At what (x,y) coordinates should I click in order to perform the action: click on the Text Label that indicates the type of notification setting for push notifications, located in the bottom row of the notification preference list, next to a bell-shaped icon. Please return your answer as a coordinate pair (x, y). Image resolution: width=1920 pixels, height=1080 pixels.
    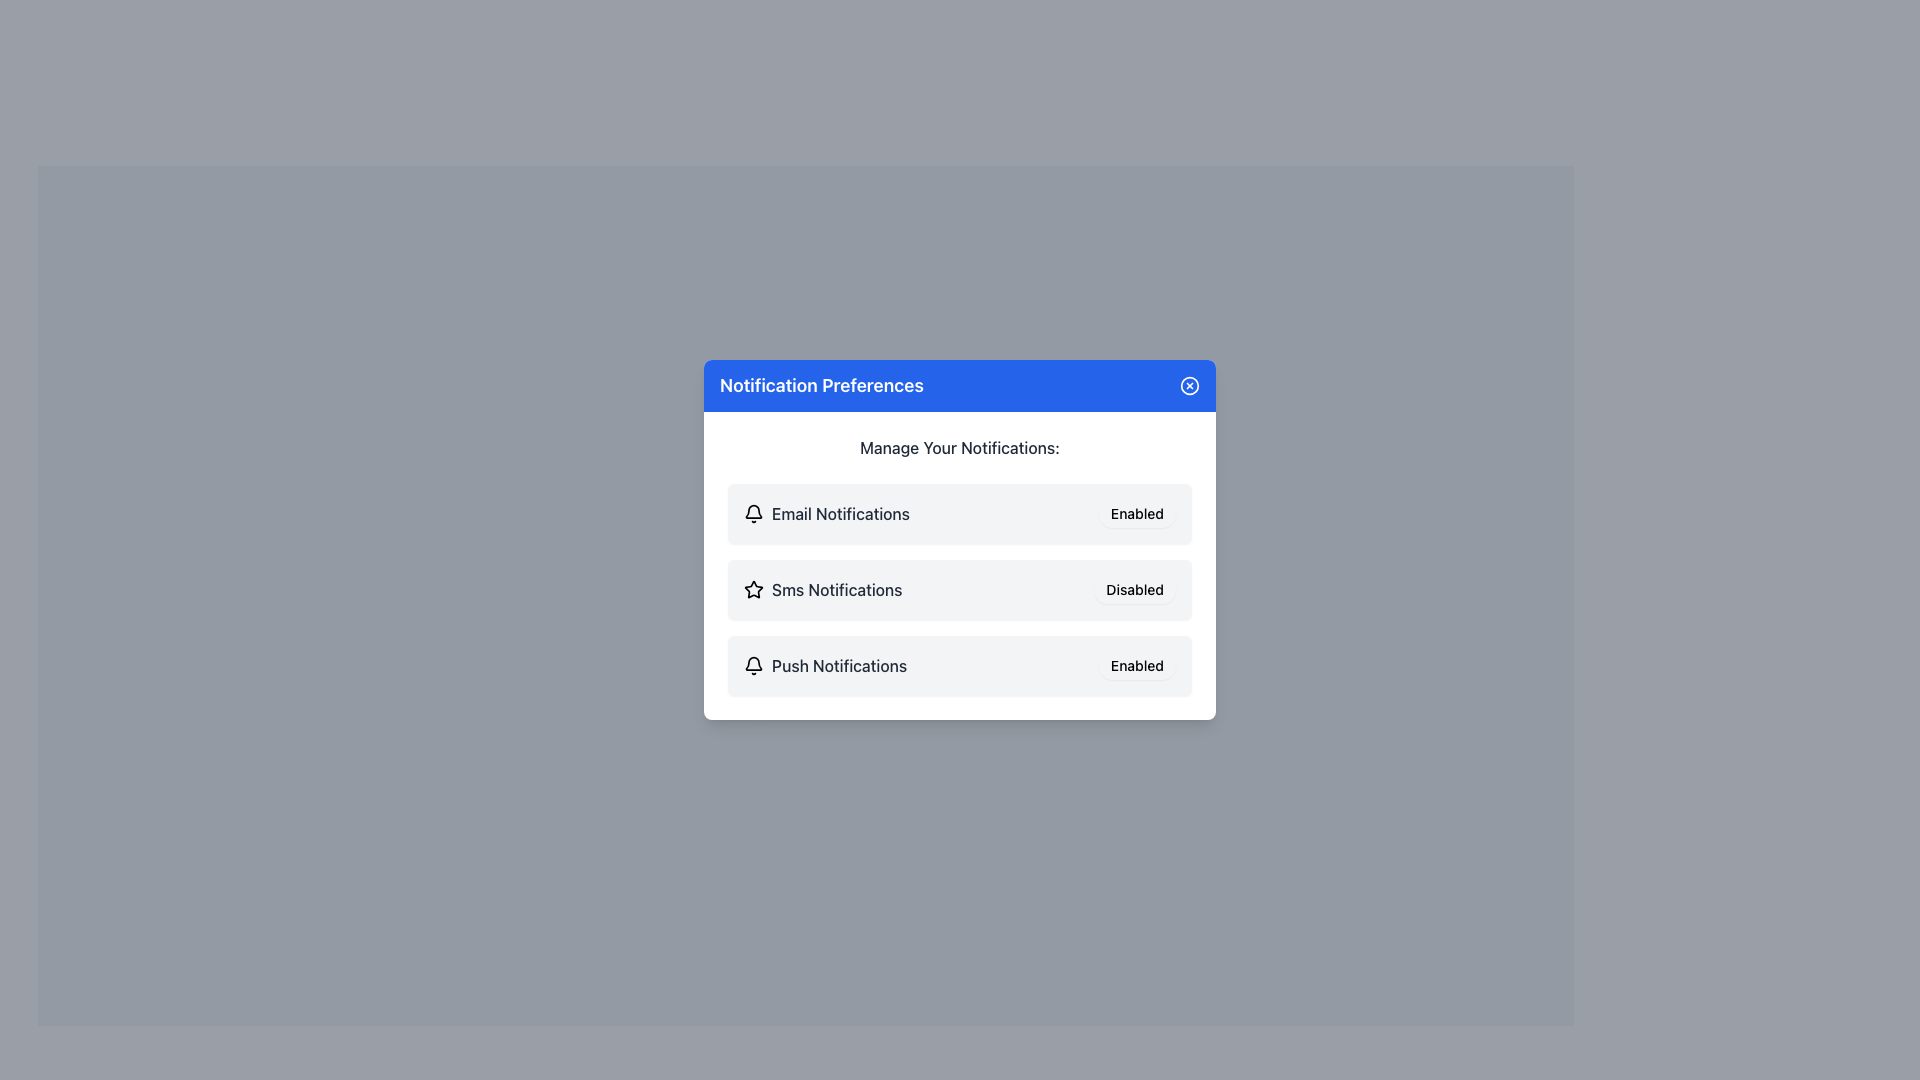
    Looking at the image, I should click on (839, 666).